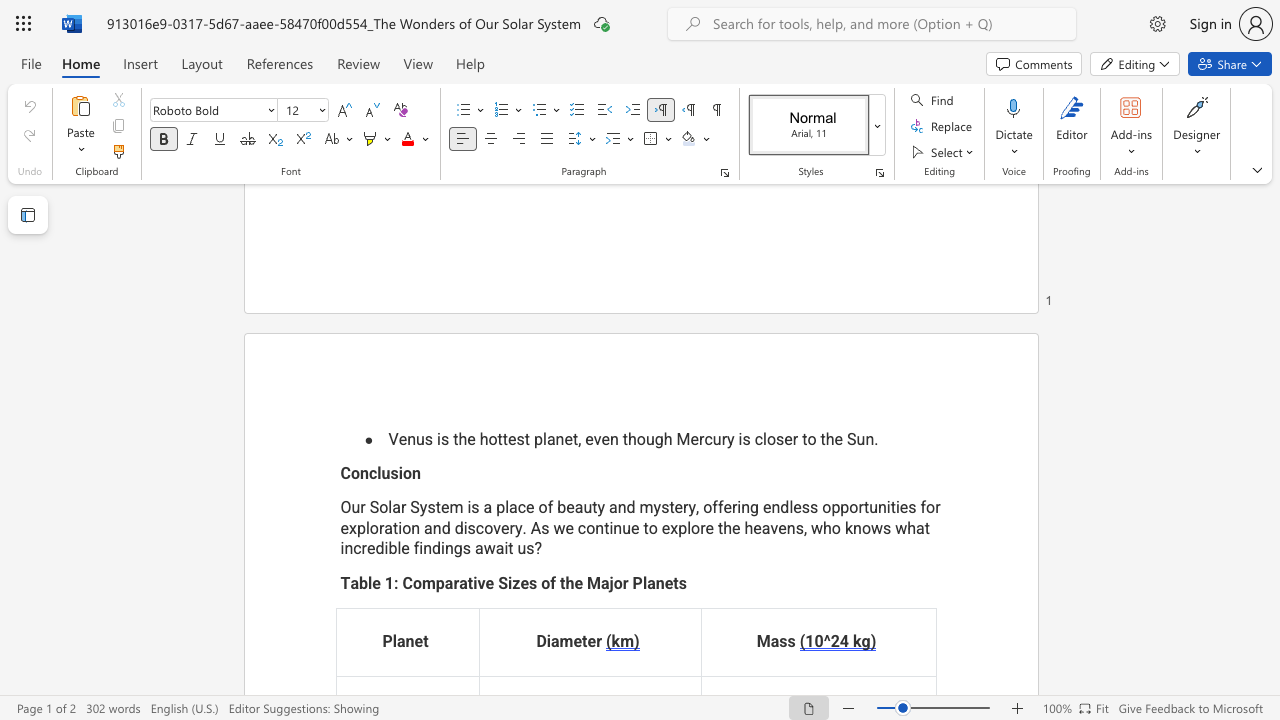 The height and width of the screenshot is (720, 1280). What do you see at coordinates (820, 438) in the screenshot?
I see `the subset text "the Sun." within the text "Venus is the hottest planet, even though Mercury is closer to the Sun."` at bounding box center [820, 438].